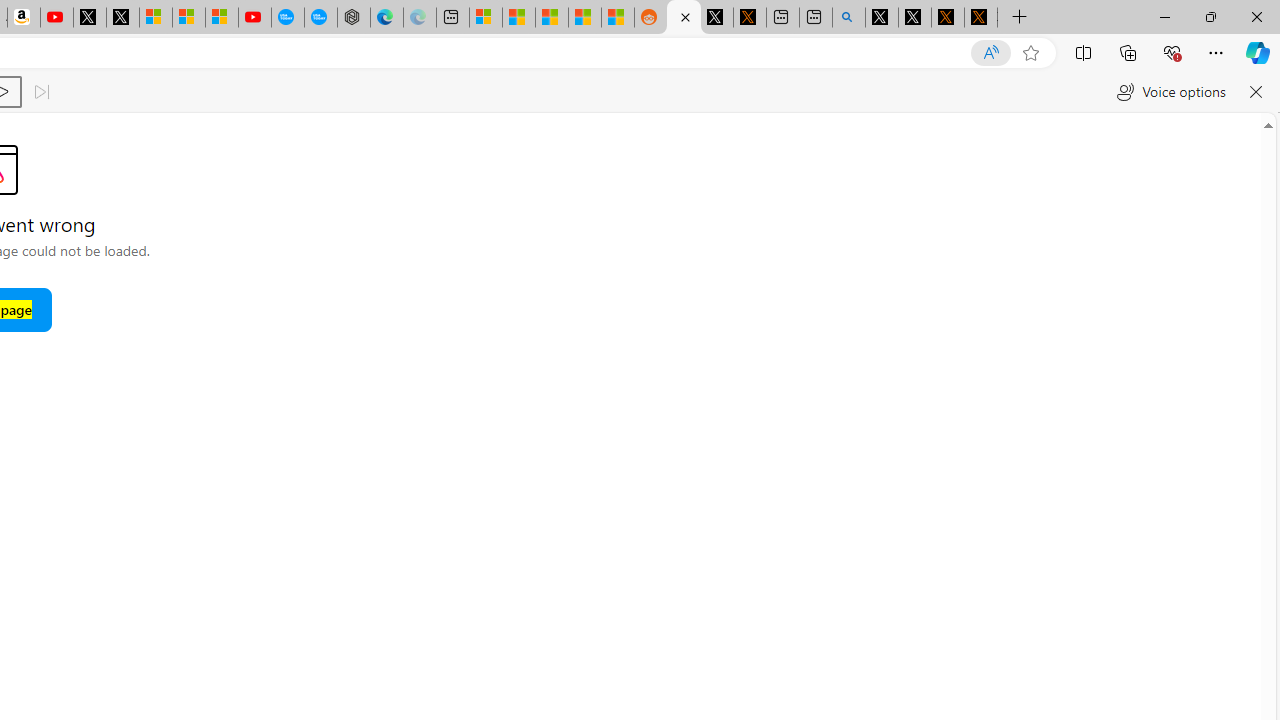  I want to click on 'Shanghai, China hourly forecast | Microsoft Weather', so click(552, 17).